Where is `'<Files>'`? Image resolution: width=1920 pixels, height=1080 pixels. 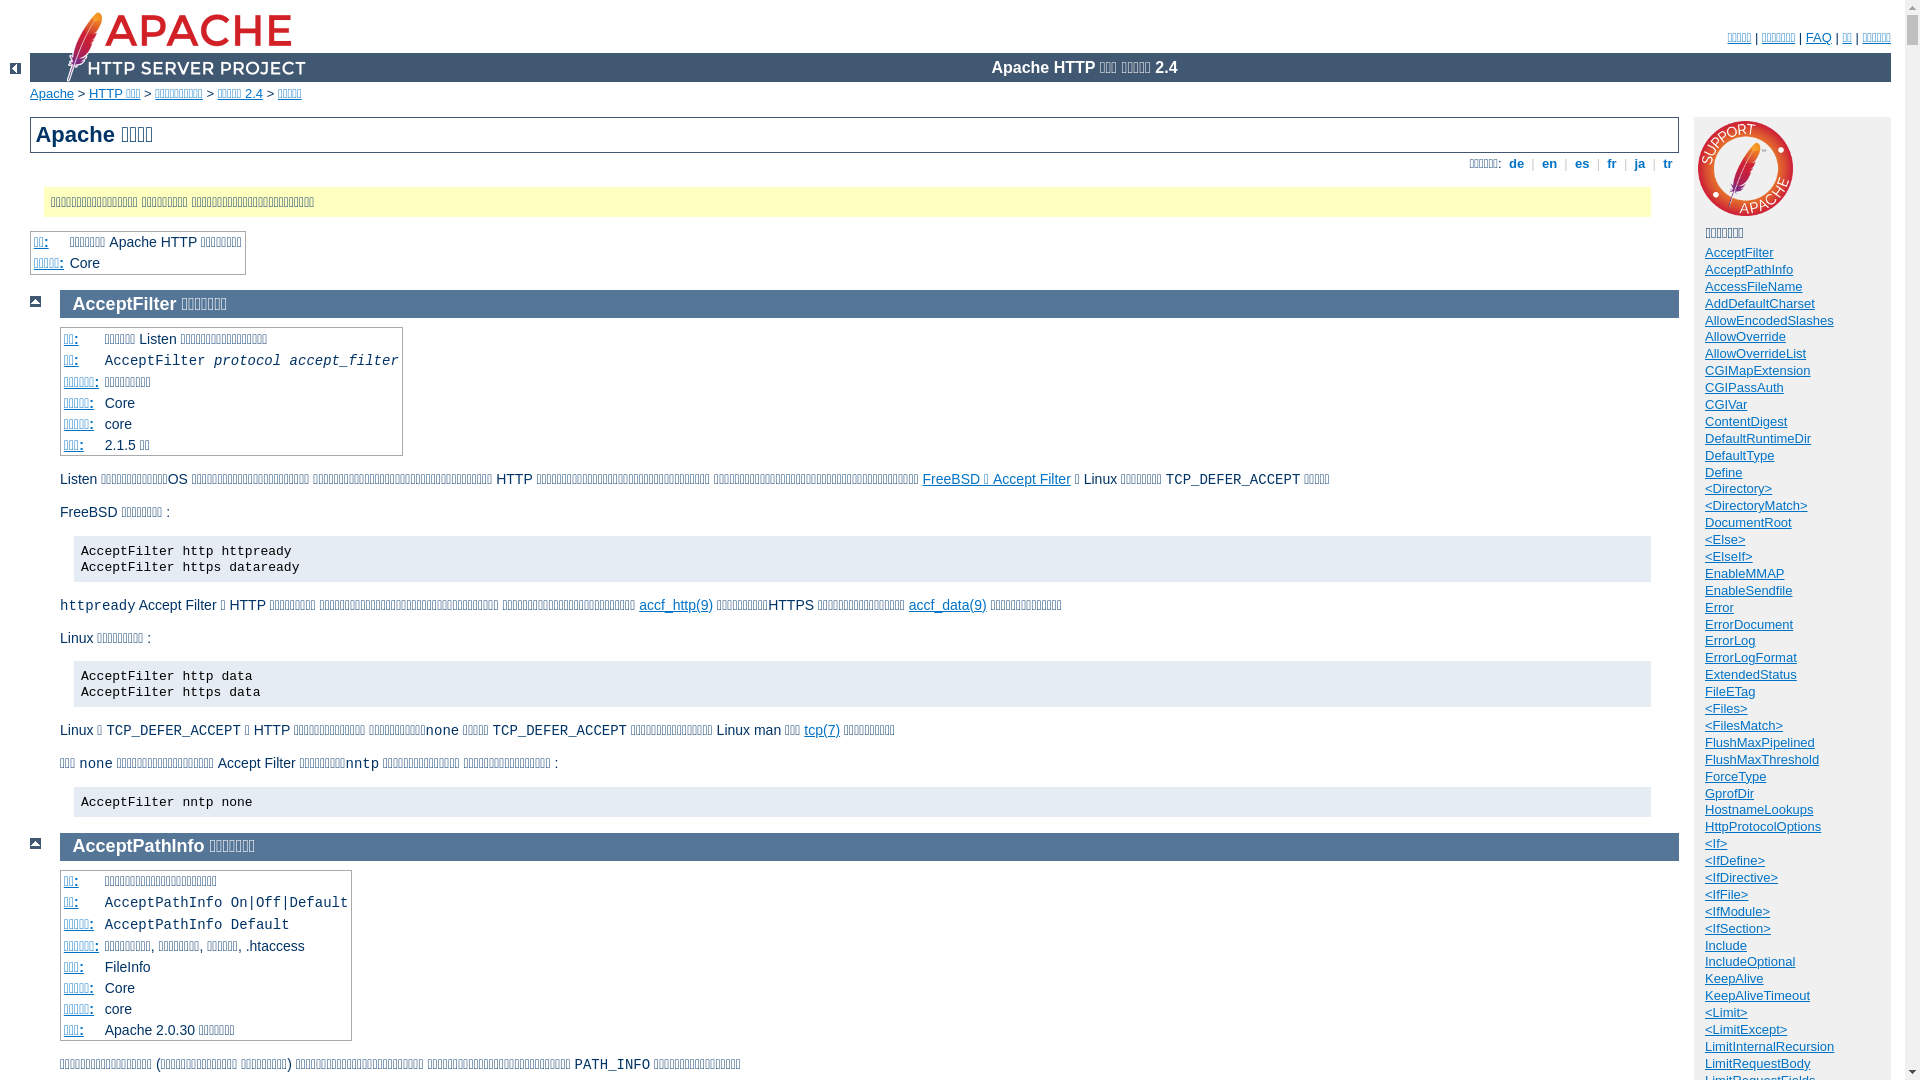
'<Files>' is located at coordinates (1725, 707).